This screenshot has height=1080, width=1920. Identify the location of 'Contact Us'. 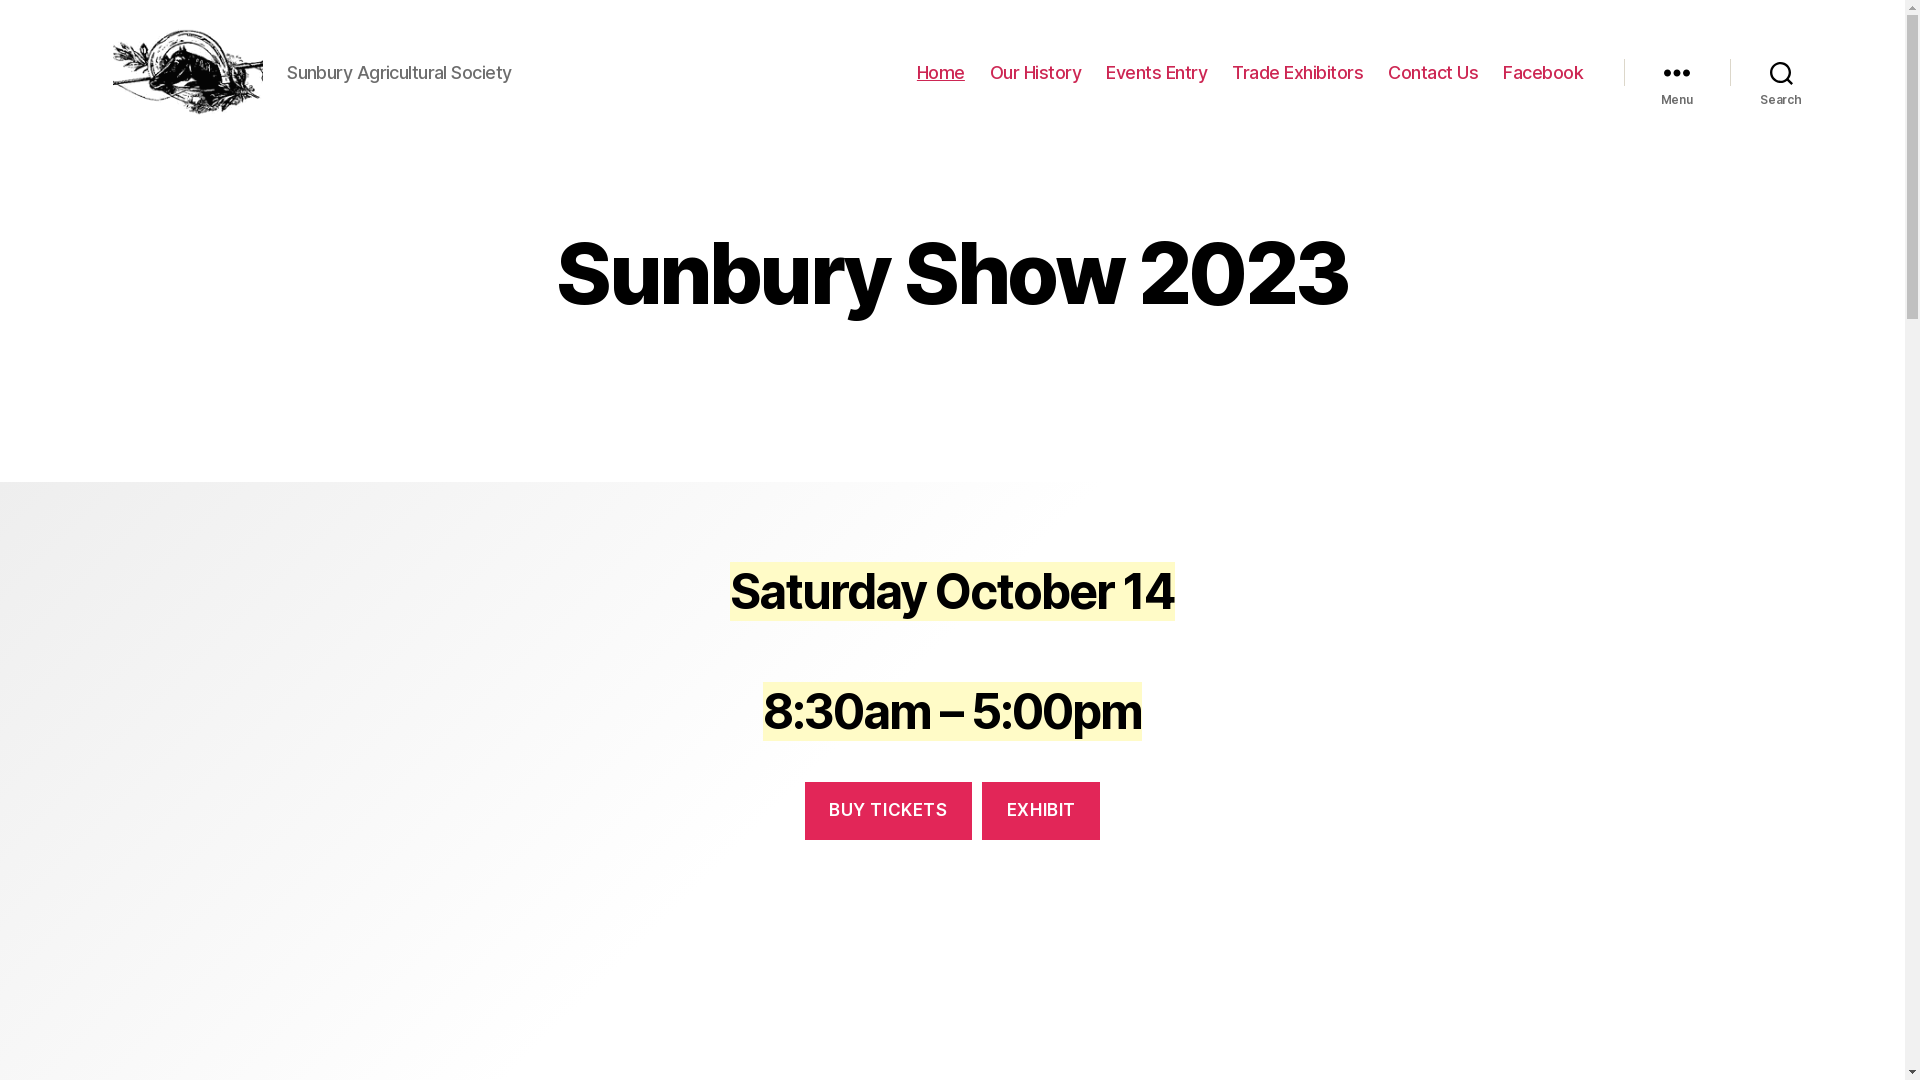
(1432, 72).